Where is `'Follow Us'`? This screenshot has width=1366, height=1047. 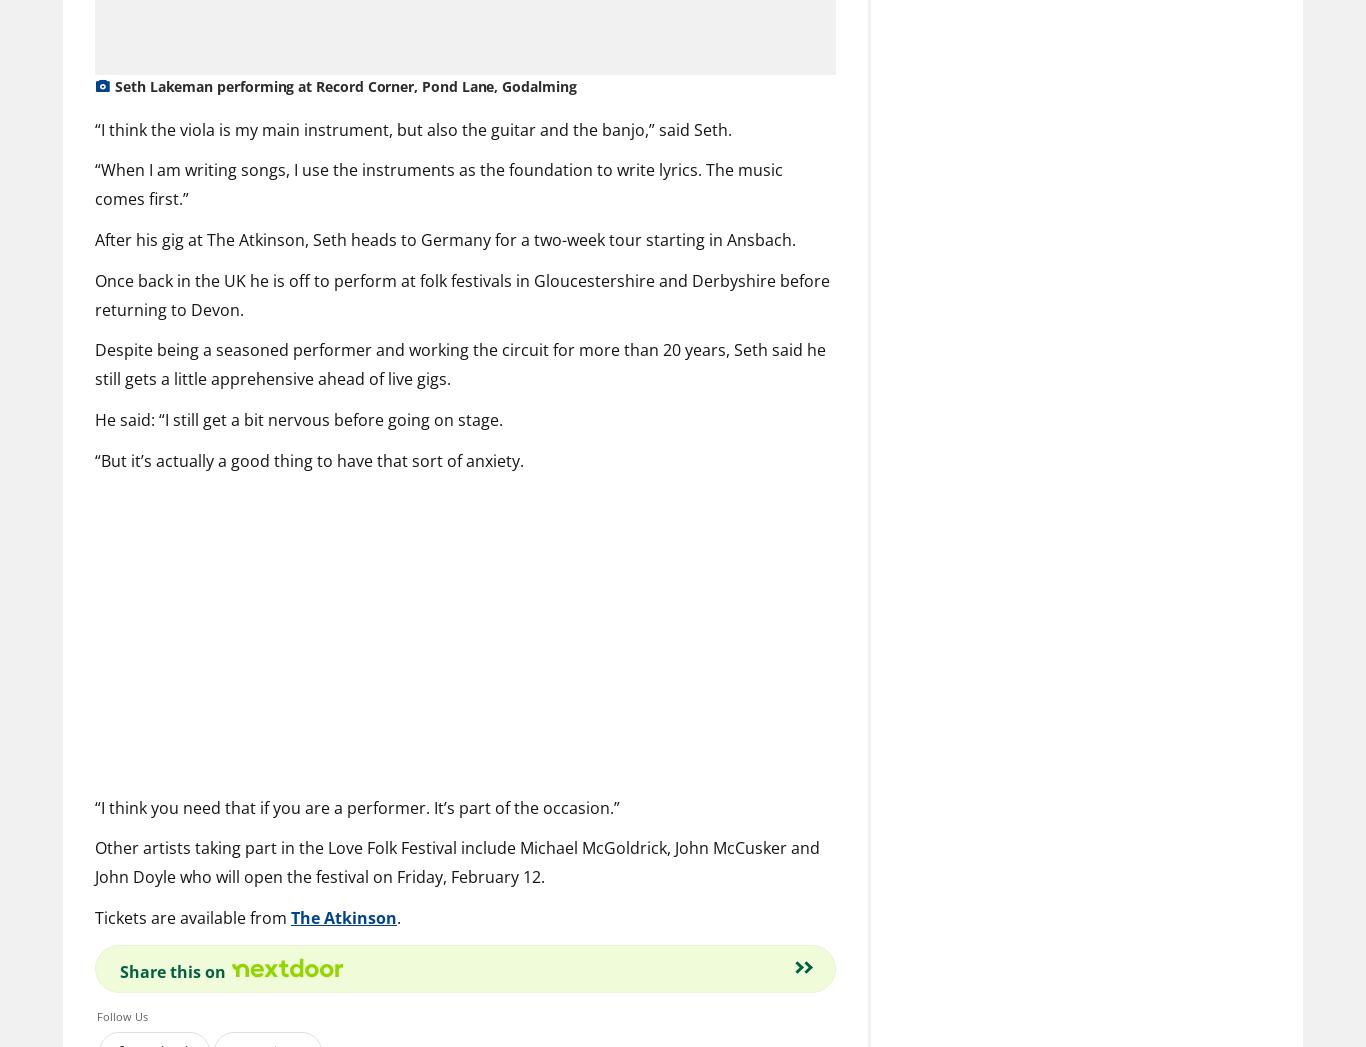 'Follow Us' is located at coordinates (121, 1015).